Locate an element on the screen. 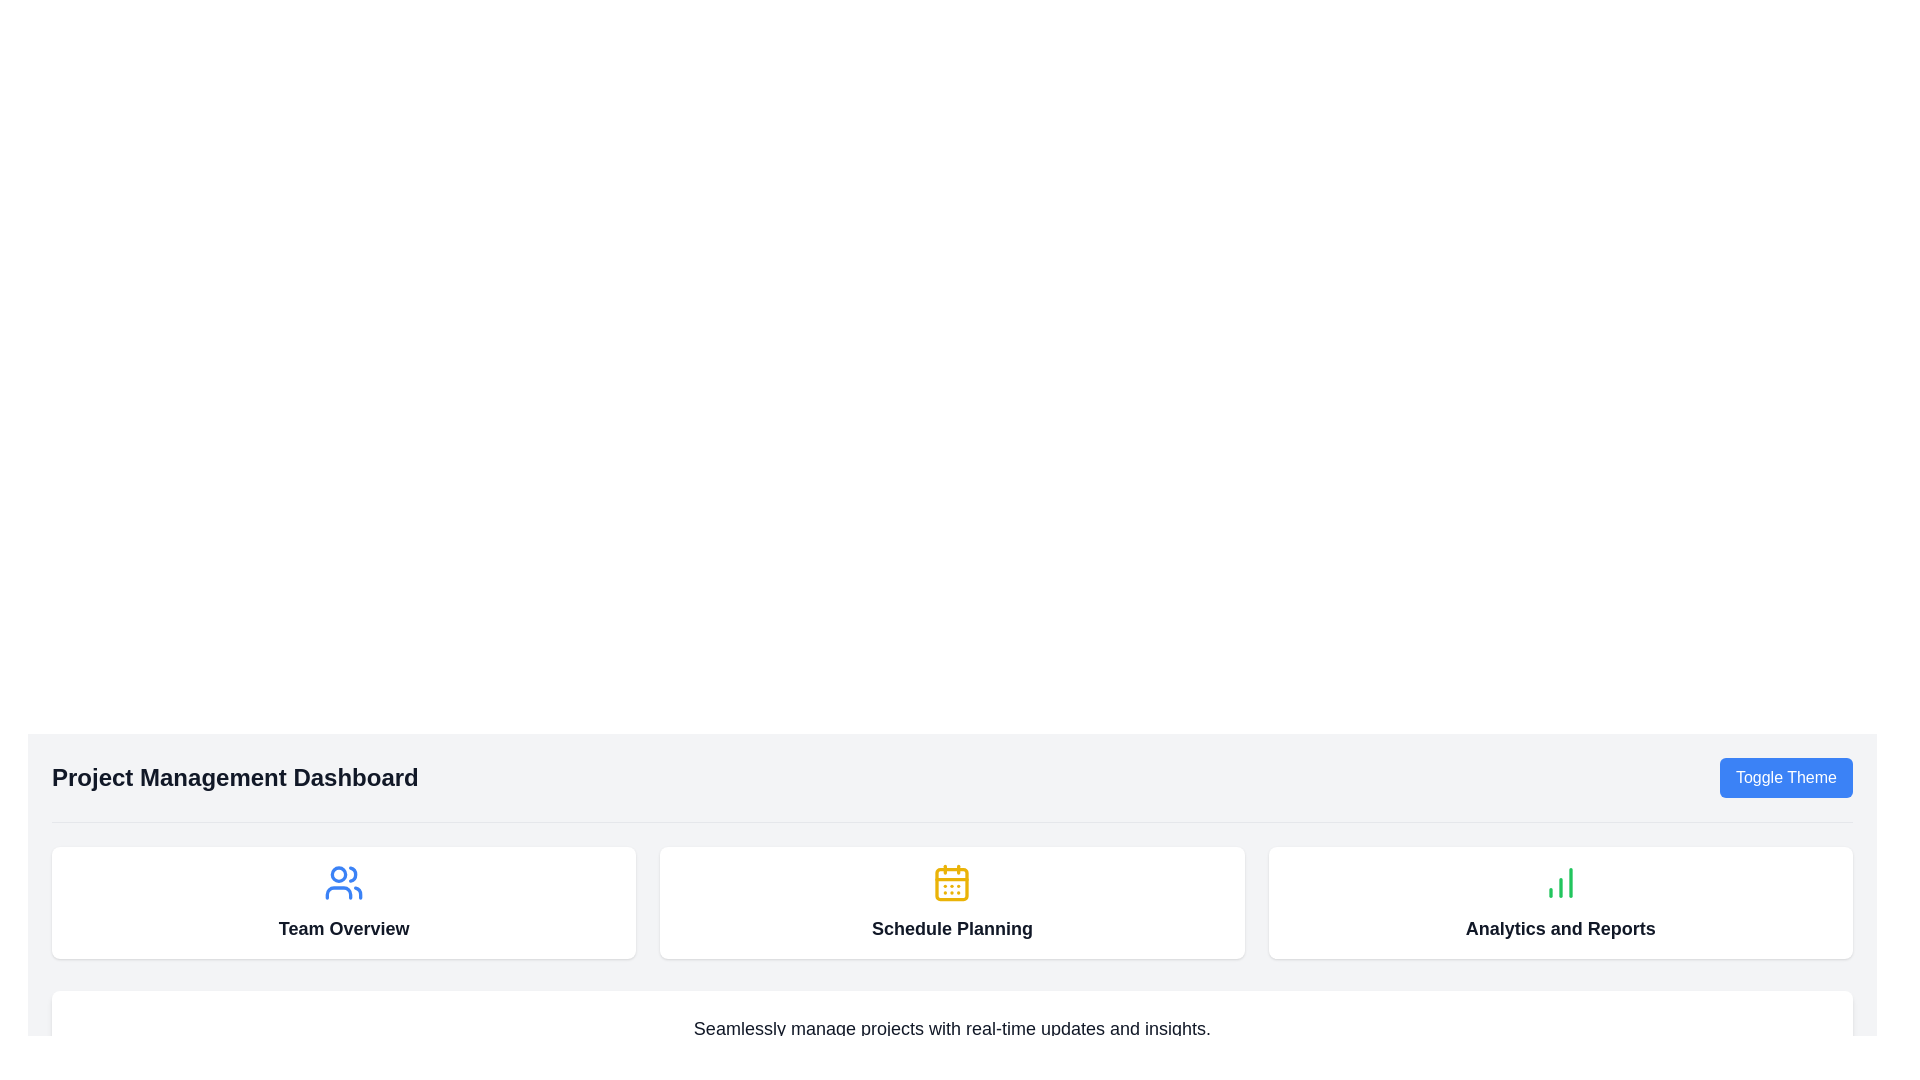 The image size is (1920, 1080). the theme toggle button located on the right side of the header, aligned with the Project Management Dashboard text, to switch between light and dark themes is located at coordinates (1786, 777).